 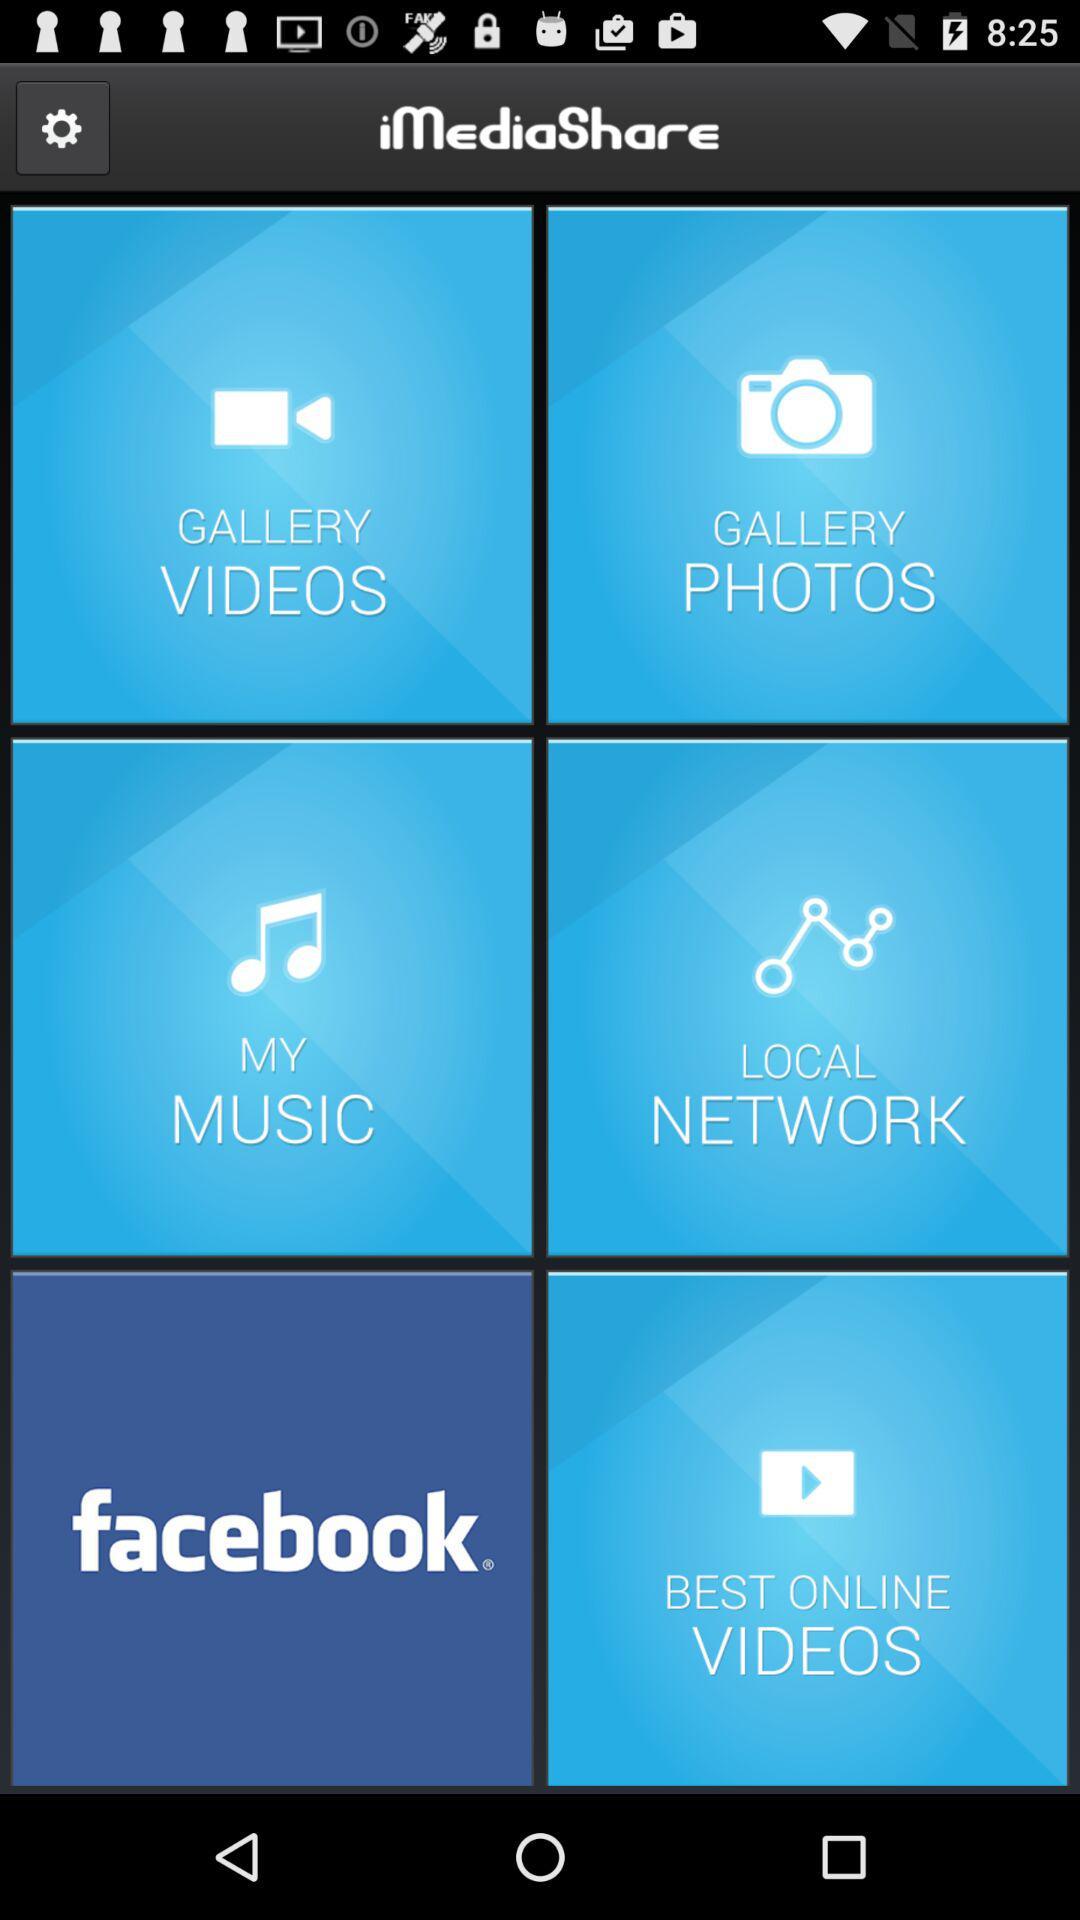 I want to click on watch videos, so click(x=806, y=1525).